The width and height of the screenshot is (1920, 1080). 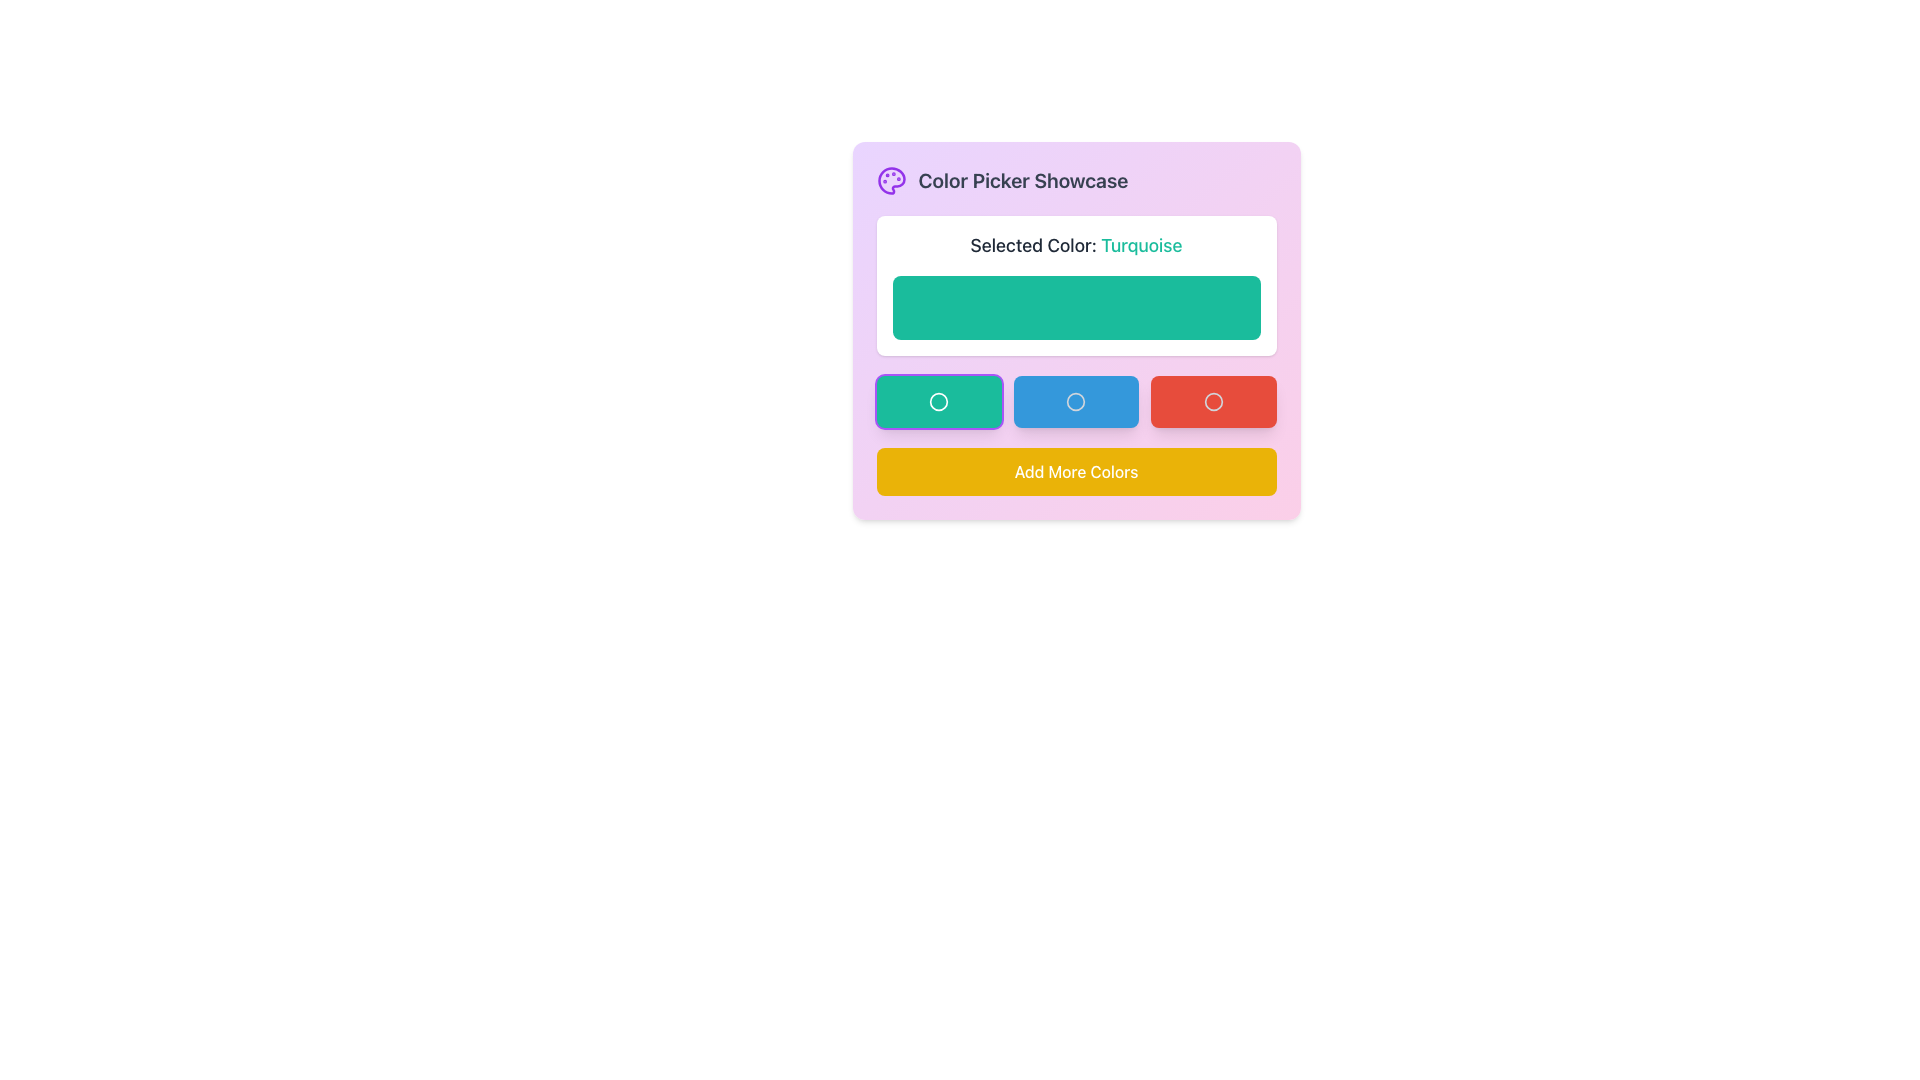 I want to click on the middle blue button with rounded corners located in the row of three buttons below the 'Selected Color: Turquoise' text, so click(x=1075, y=401).